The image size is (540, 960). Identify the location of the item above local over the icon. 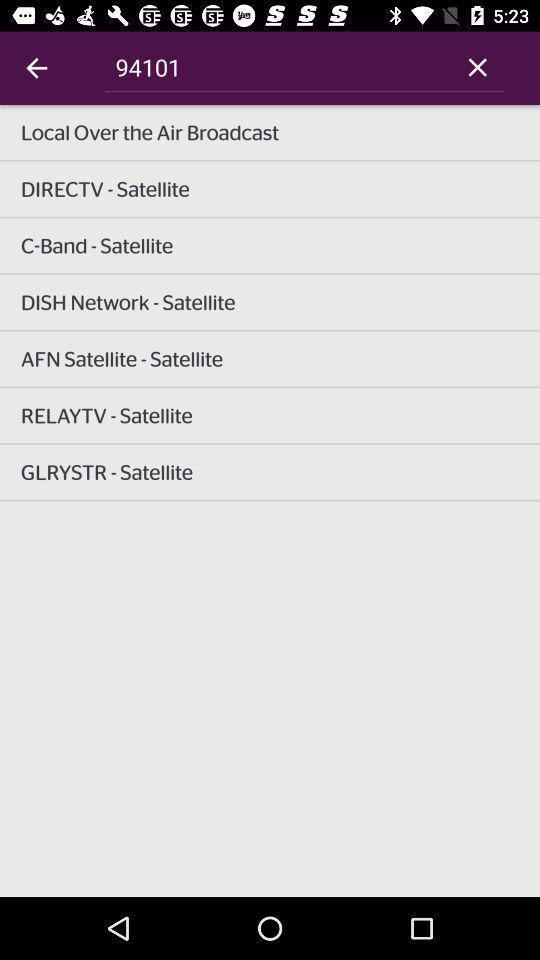
(36, 68).